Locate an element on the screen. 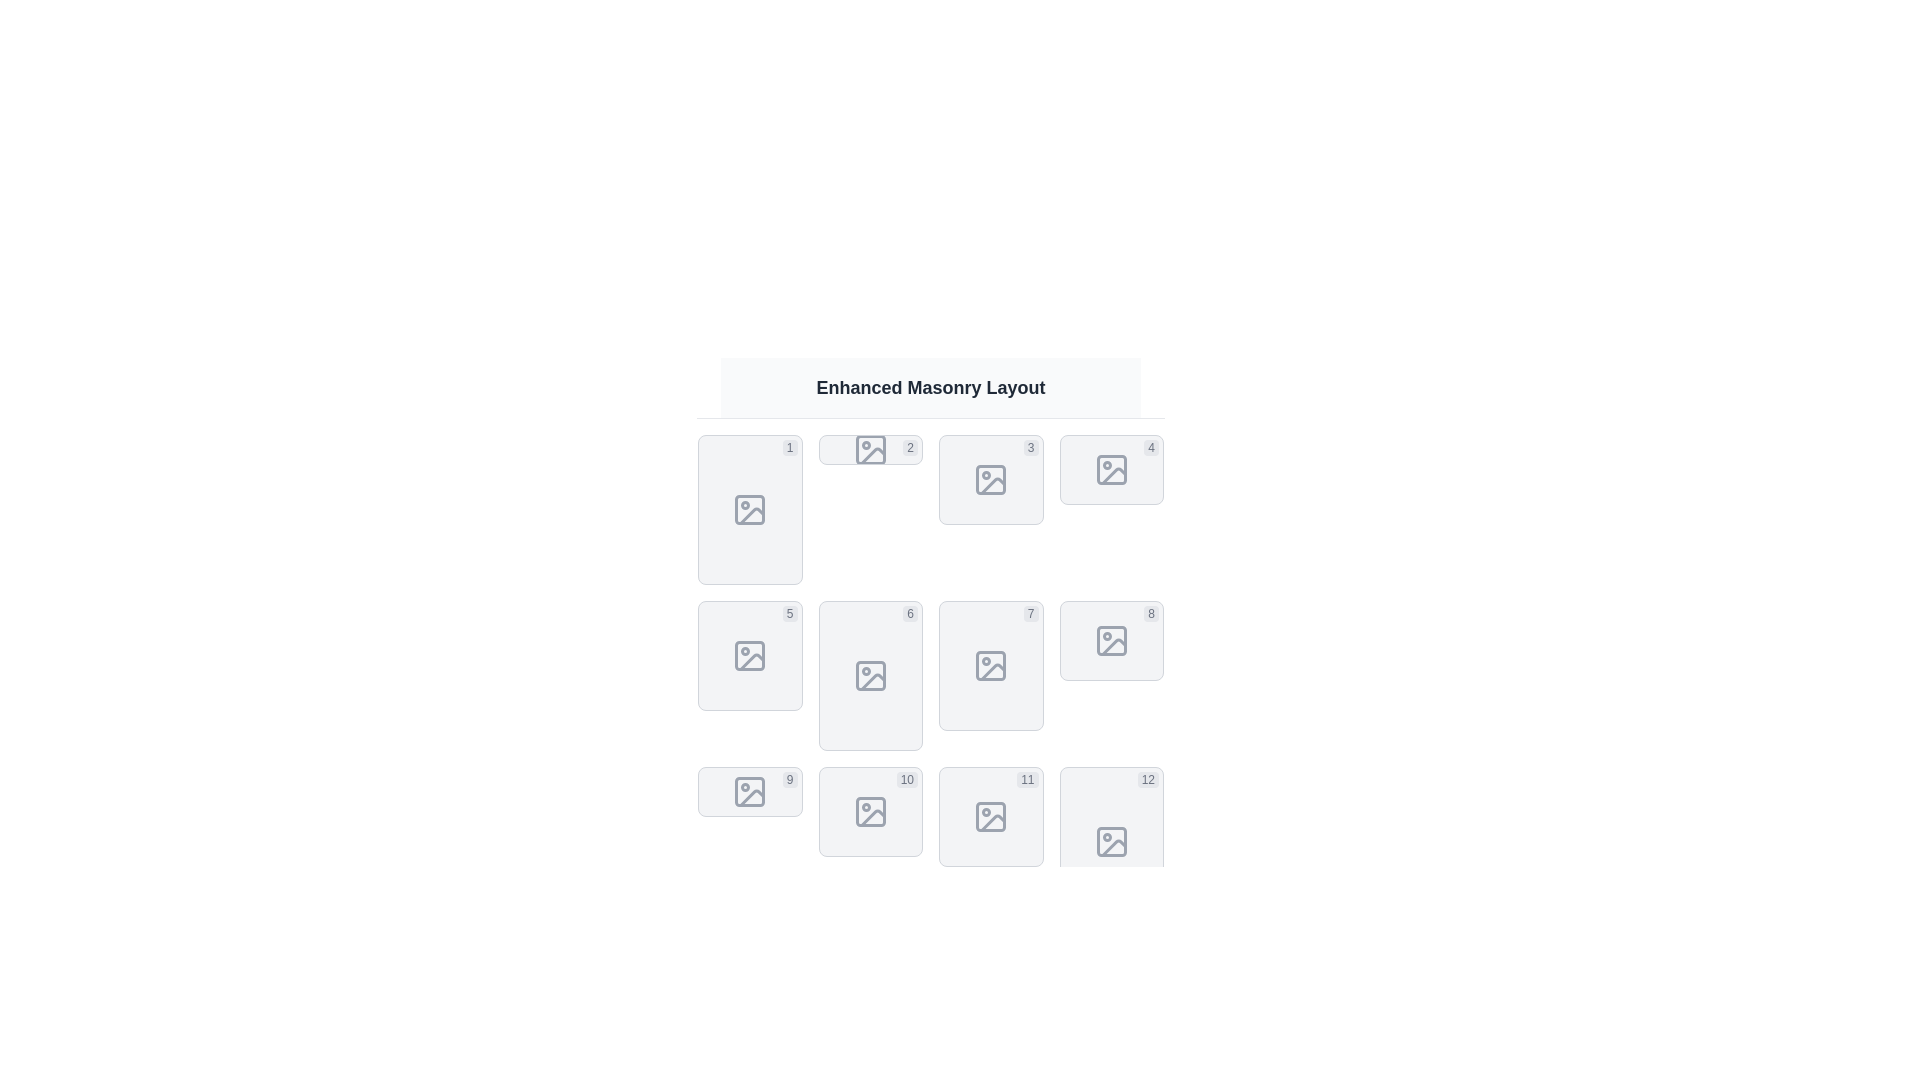  the static text label indicating the number 5 located in the top-right corner of the second card in the grid layout is located at coordinates (789, 612).